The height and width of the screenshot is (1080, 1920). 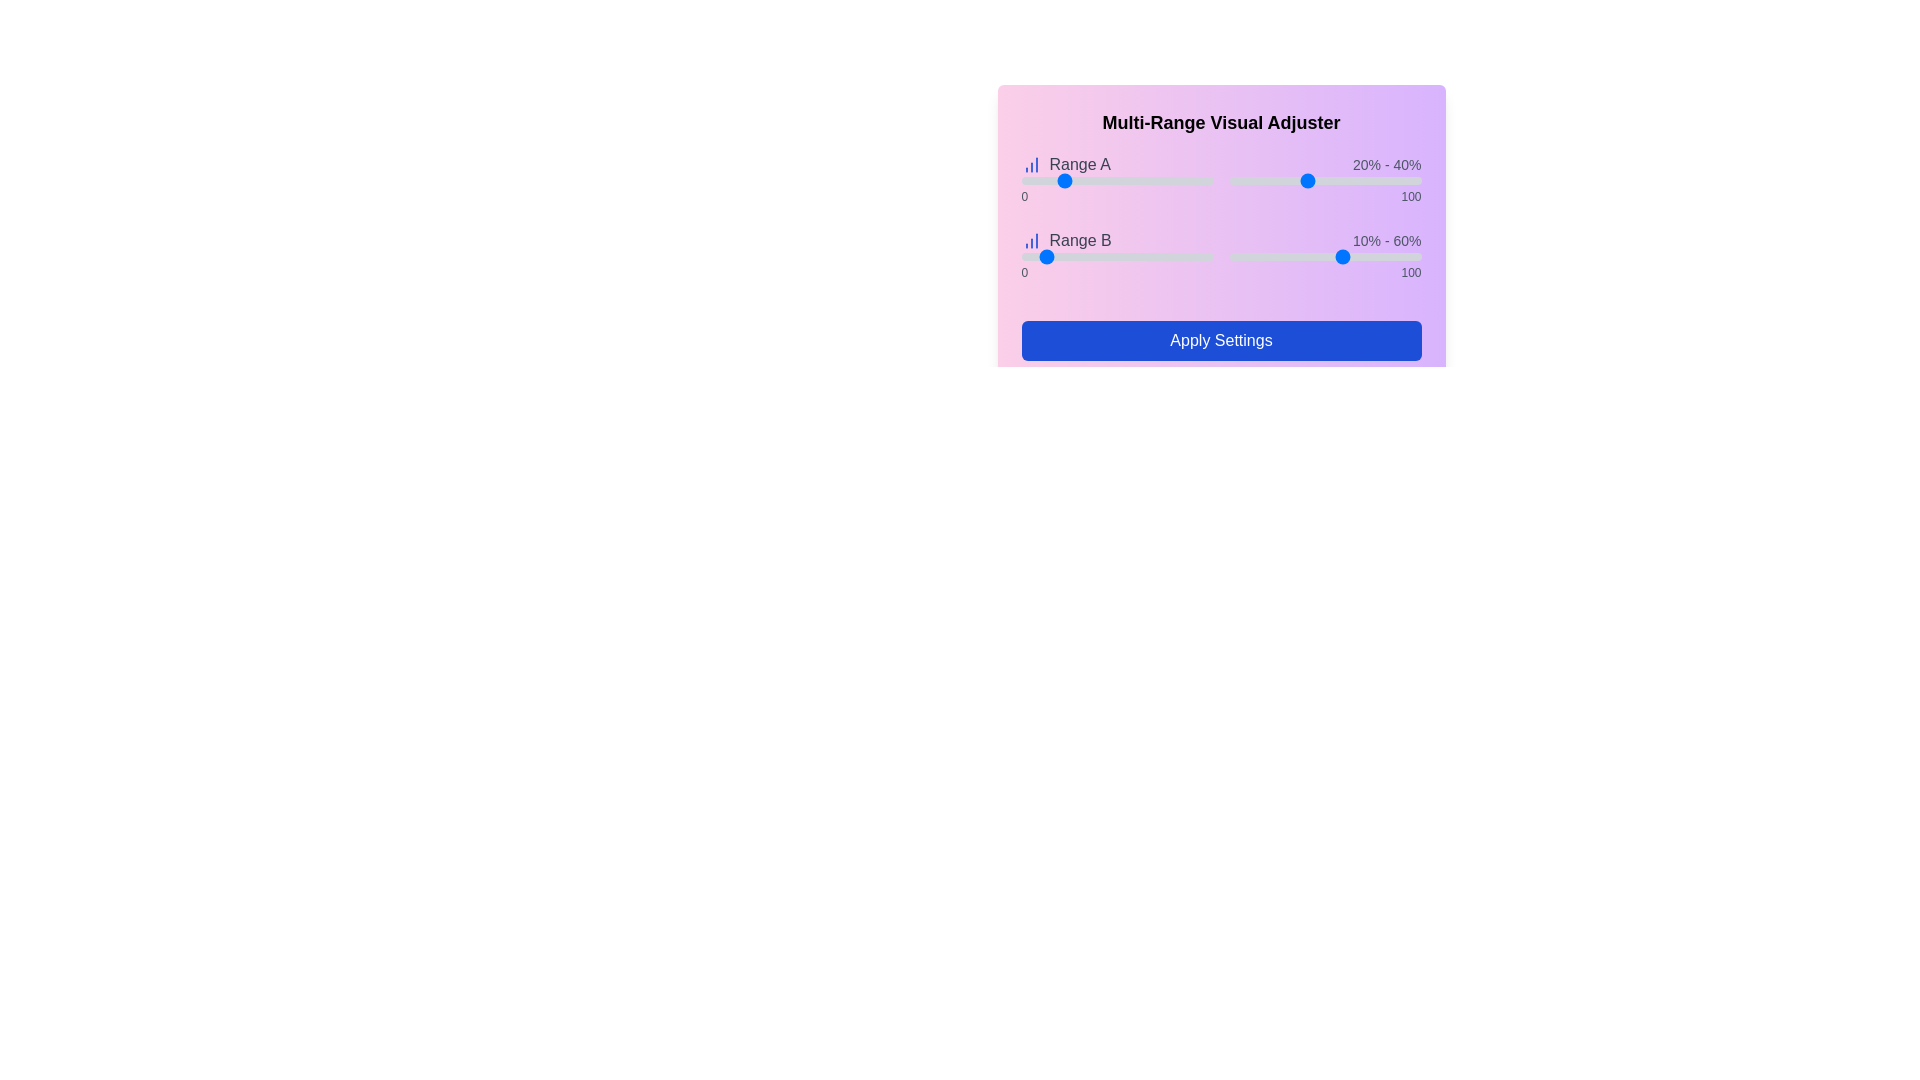 What do you see at coordinates (1327, 256) in the screenshot?
I see `the Range B slider` at bounding box center [1327, 256].